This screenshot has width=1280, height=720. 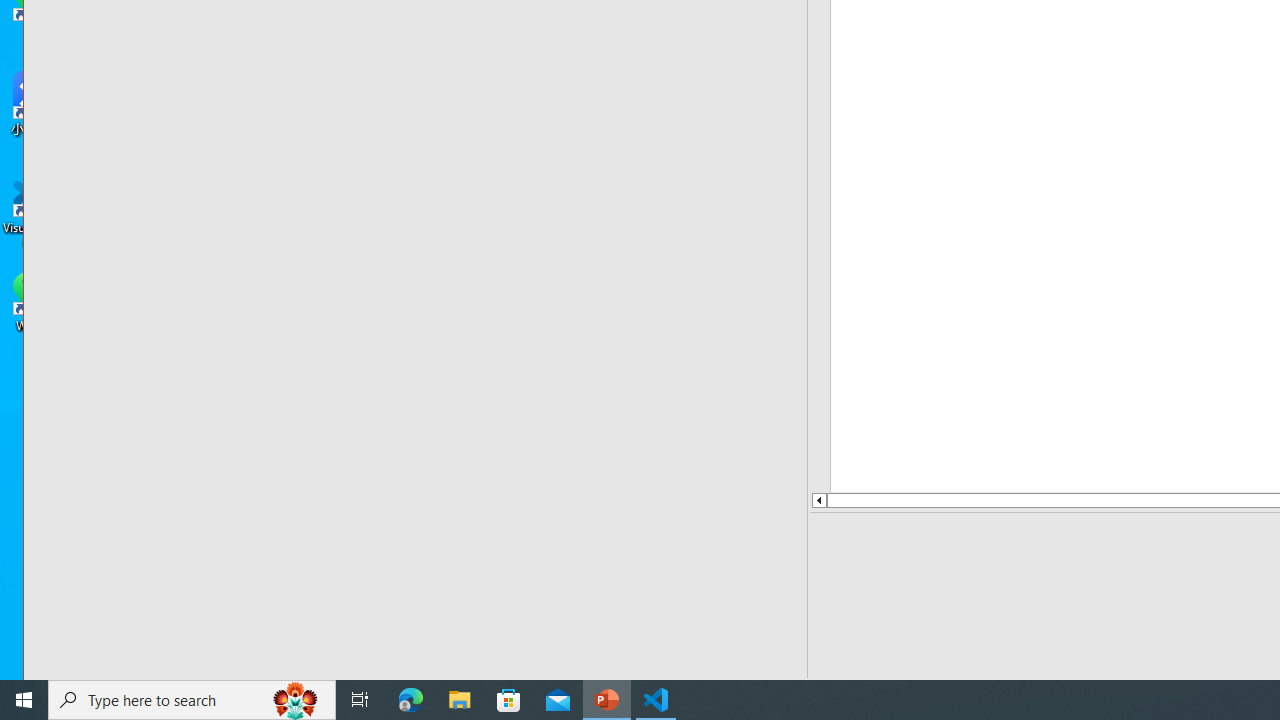 I want to click on 'Line up', so click(x=818, y=499).